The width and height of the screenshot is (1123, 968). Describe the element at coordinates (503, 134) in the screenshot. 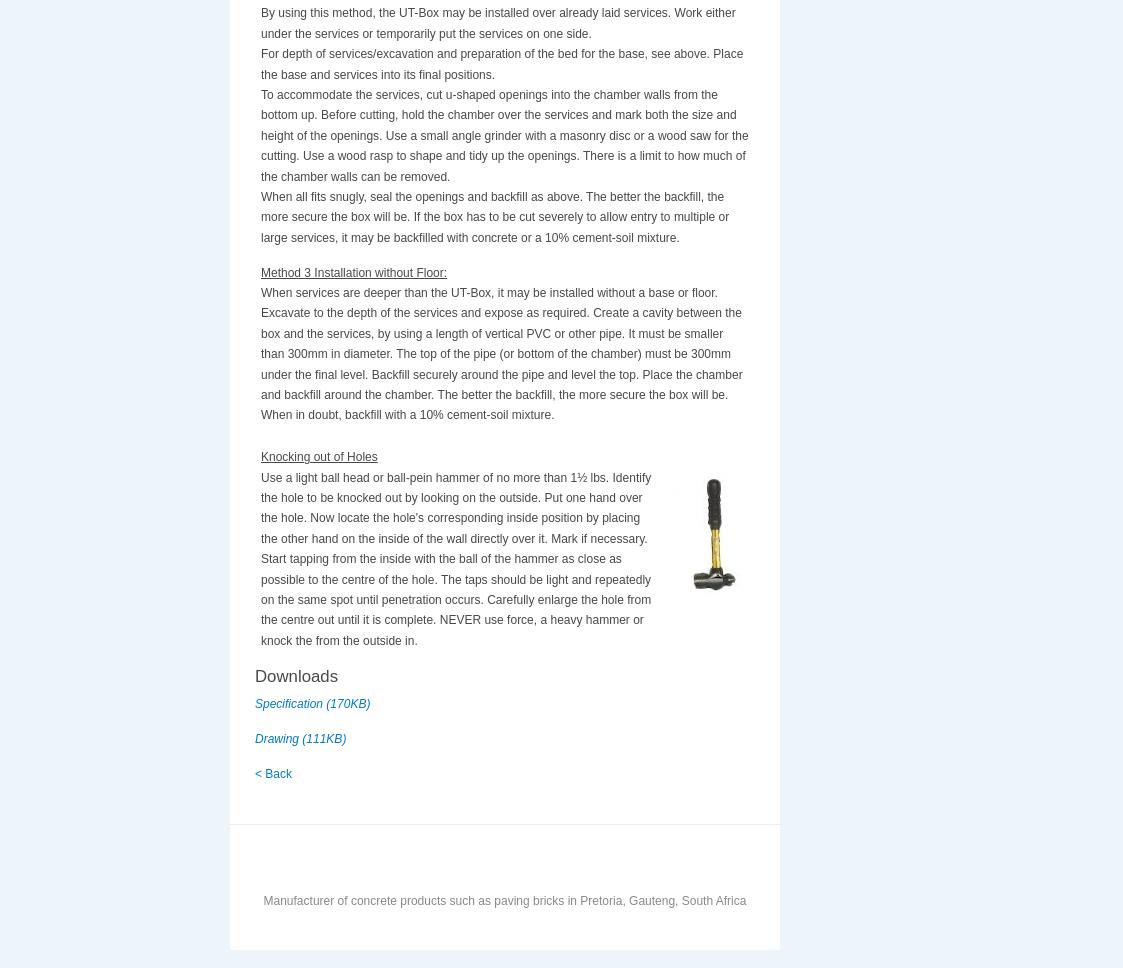

I see `'To accommodate the services, cut u-shaped openings into the chamber walls from the bottom up. Before cutting, hold the chamber over the services and mark both the size and height of the openings. Use a small angle grinder with a masonry disc or a wood saw for the cutting. Use a wood rasp to shape and tidy up the openings. There is a limit to how much of the chamber walls can be removed.'` at that location.